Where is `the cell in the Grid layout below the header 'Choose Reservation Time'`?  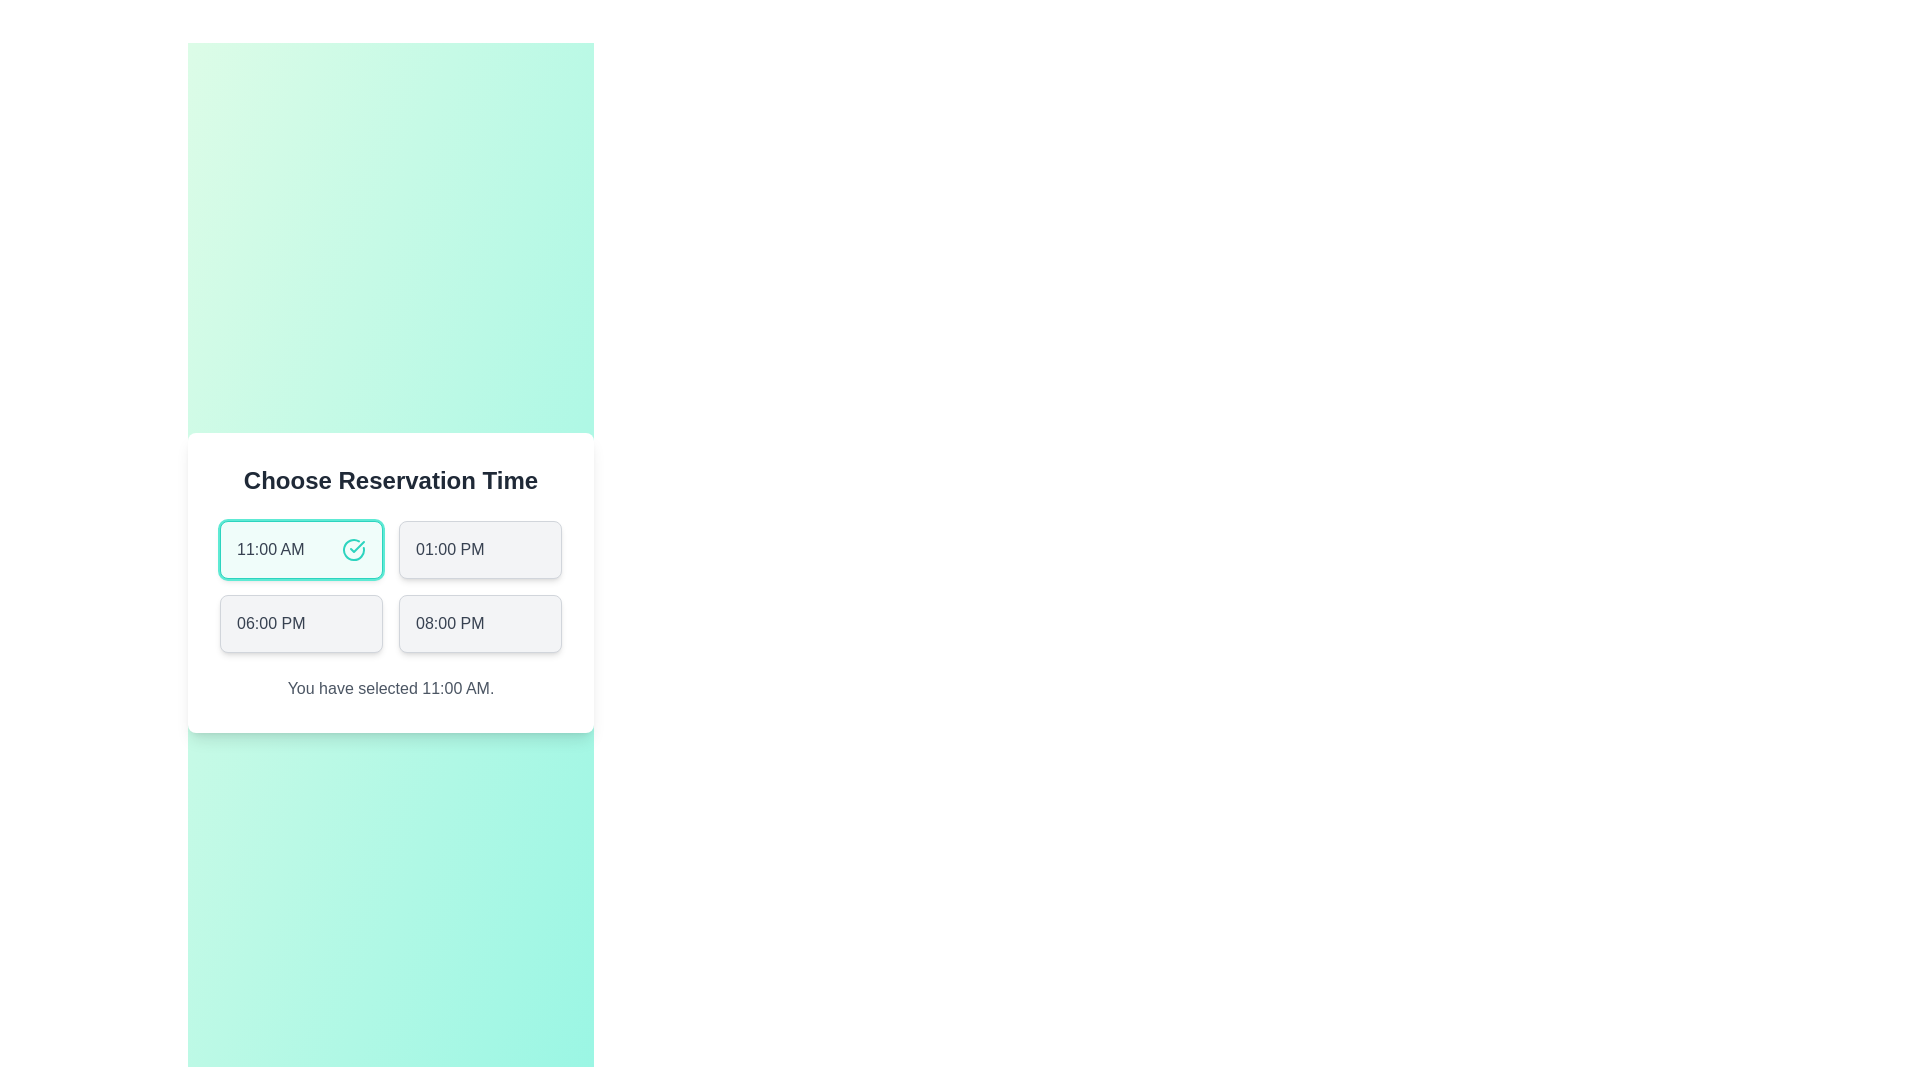 the cell in the Grid layout below the header 'Choose Reservation Time' is located at coordinates (390, 585).